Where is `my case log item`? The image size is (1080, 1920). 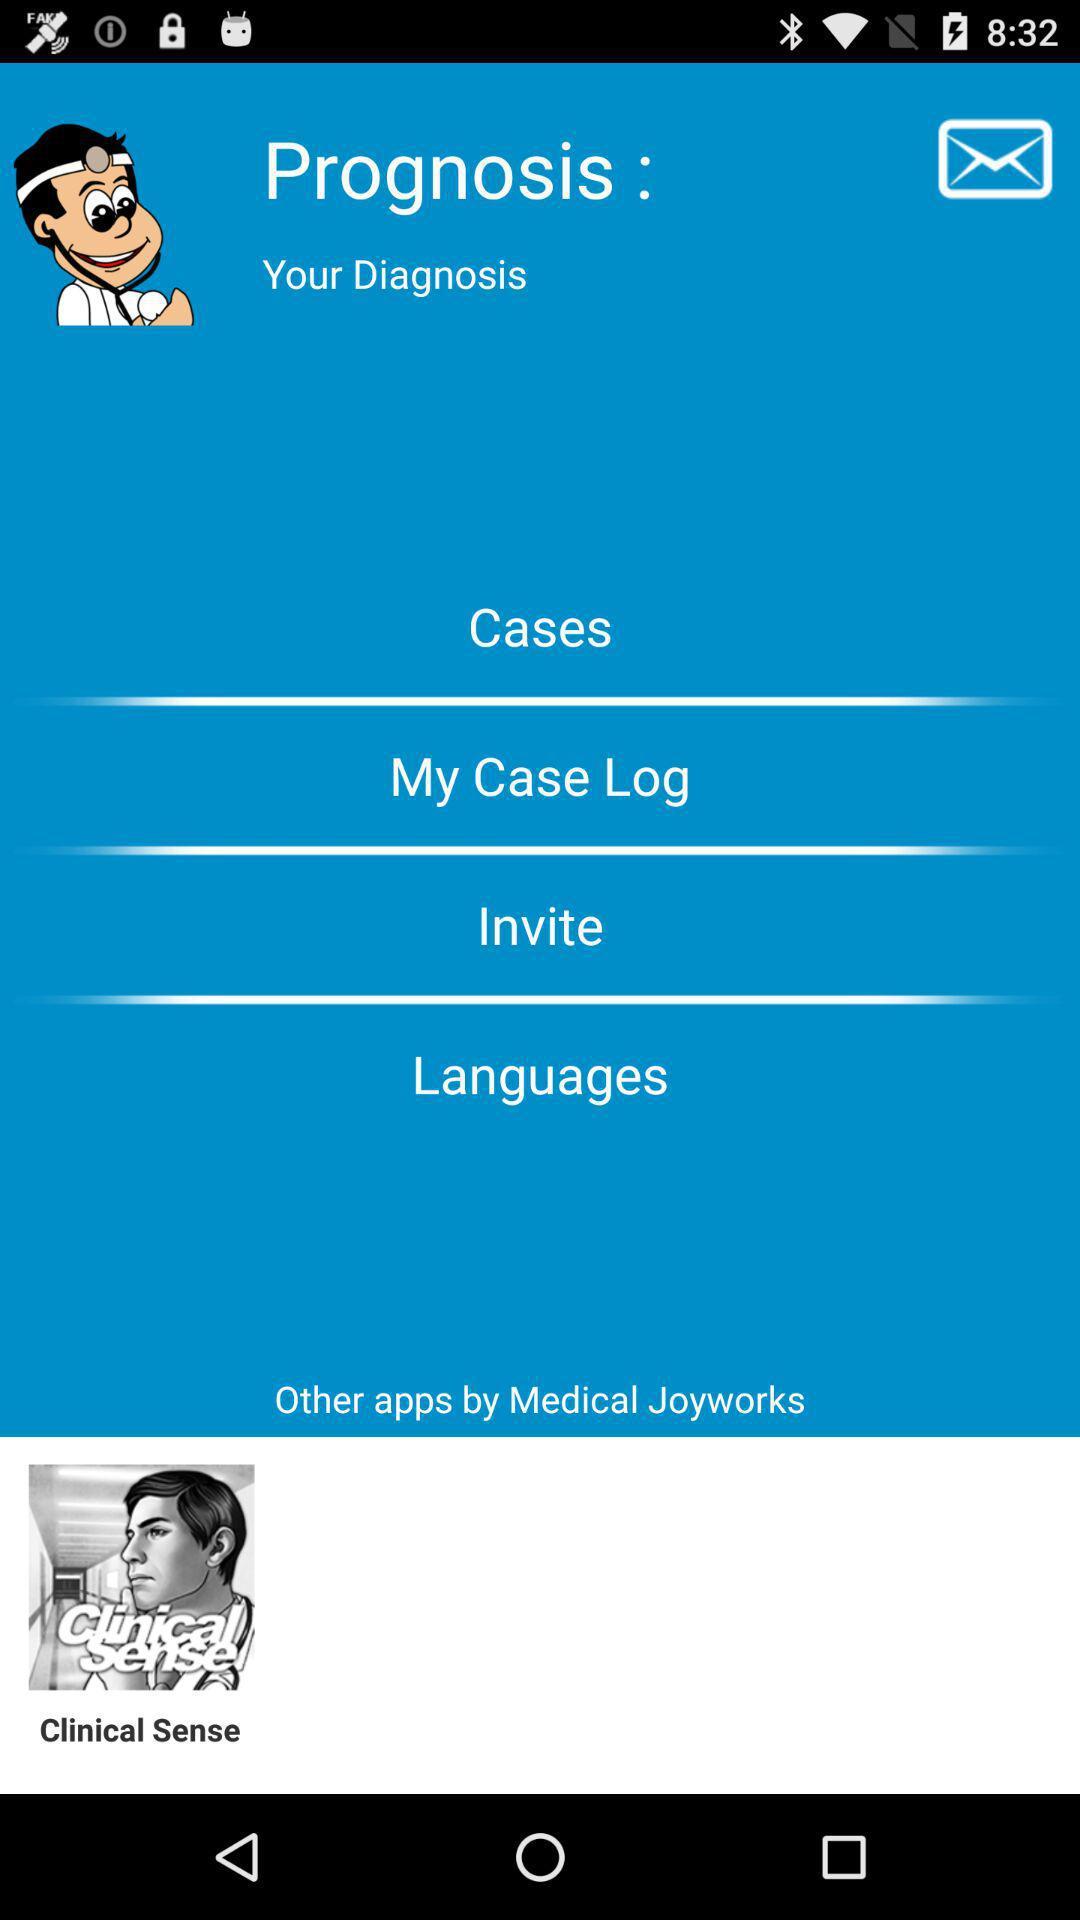 my case log item is located at coordinates (540, 774).